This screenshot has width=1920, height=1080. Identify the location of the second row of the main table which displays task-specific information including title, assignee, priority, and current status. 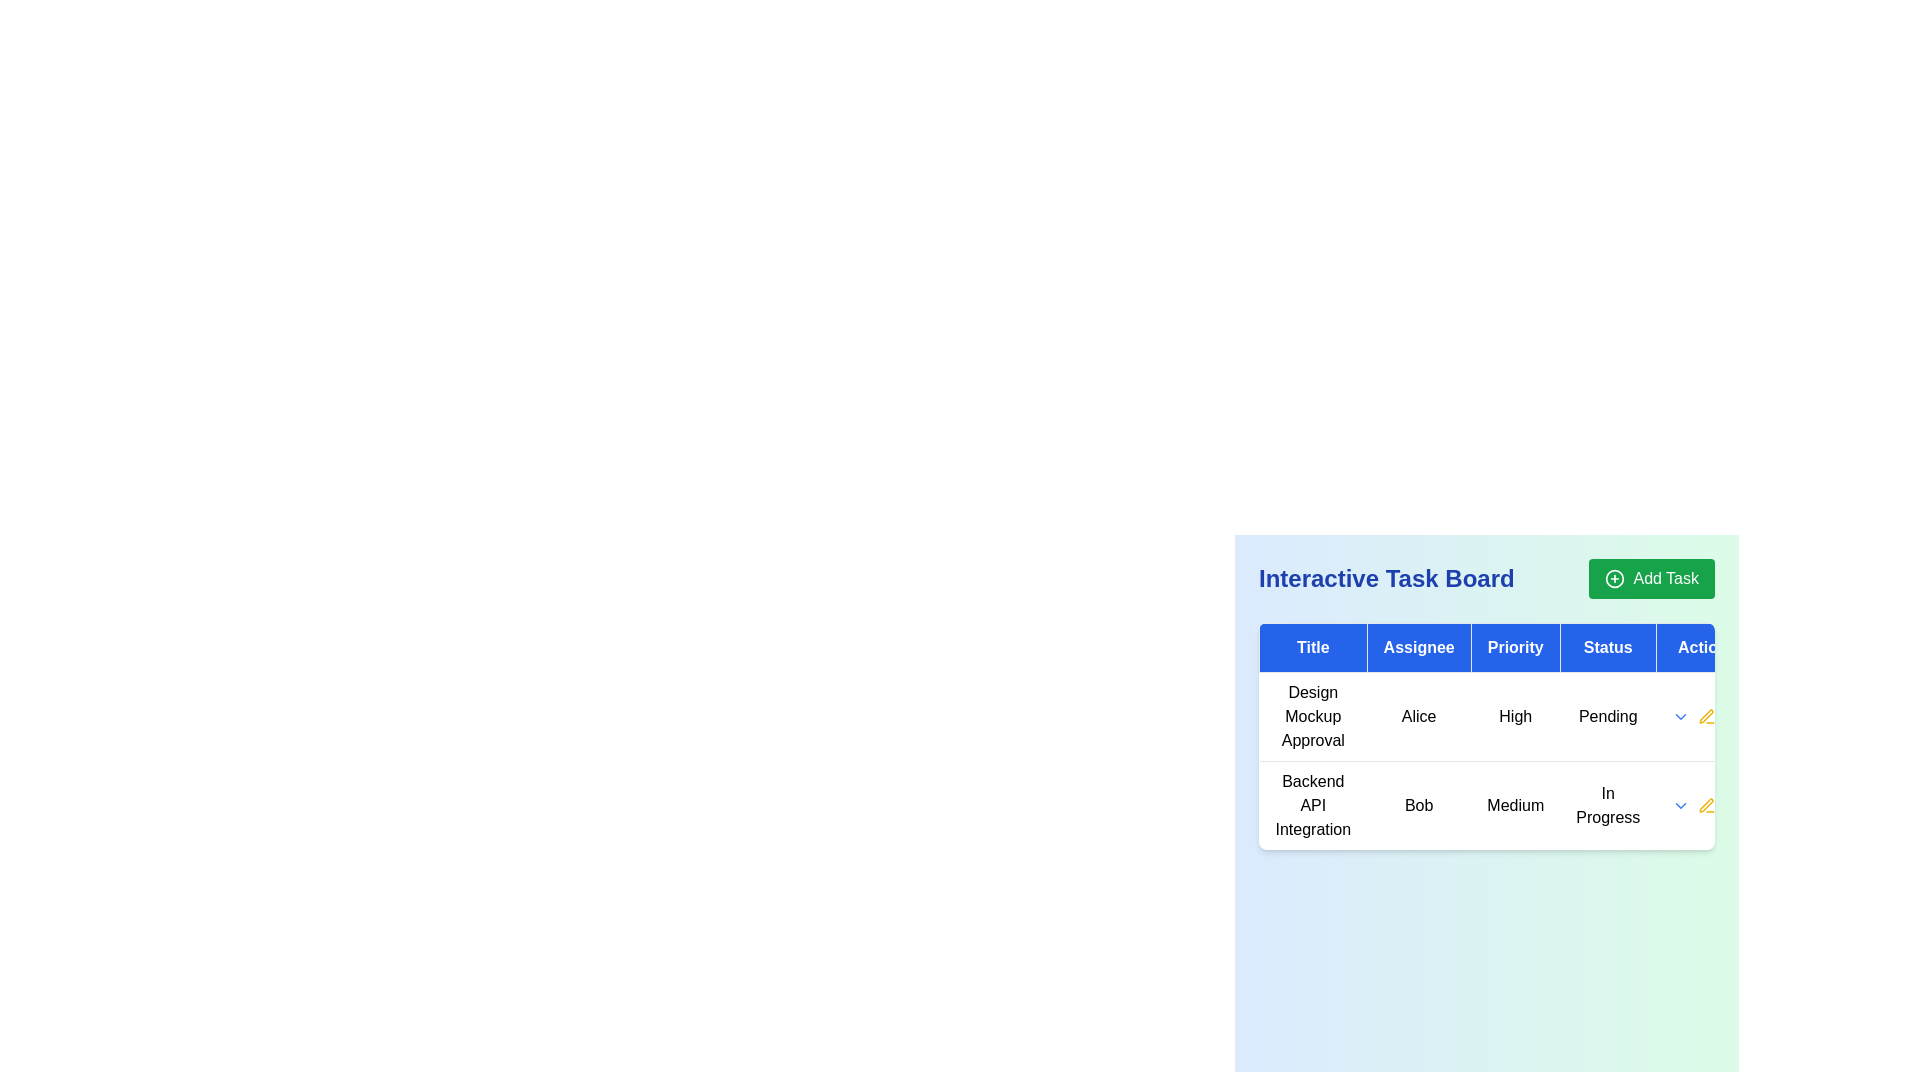
(1508, 804).